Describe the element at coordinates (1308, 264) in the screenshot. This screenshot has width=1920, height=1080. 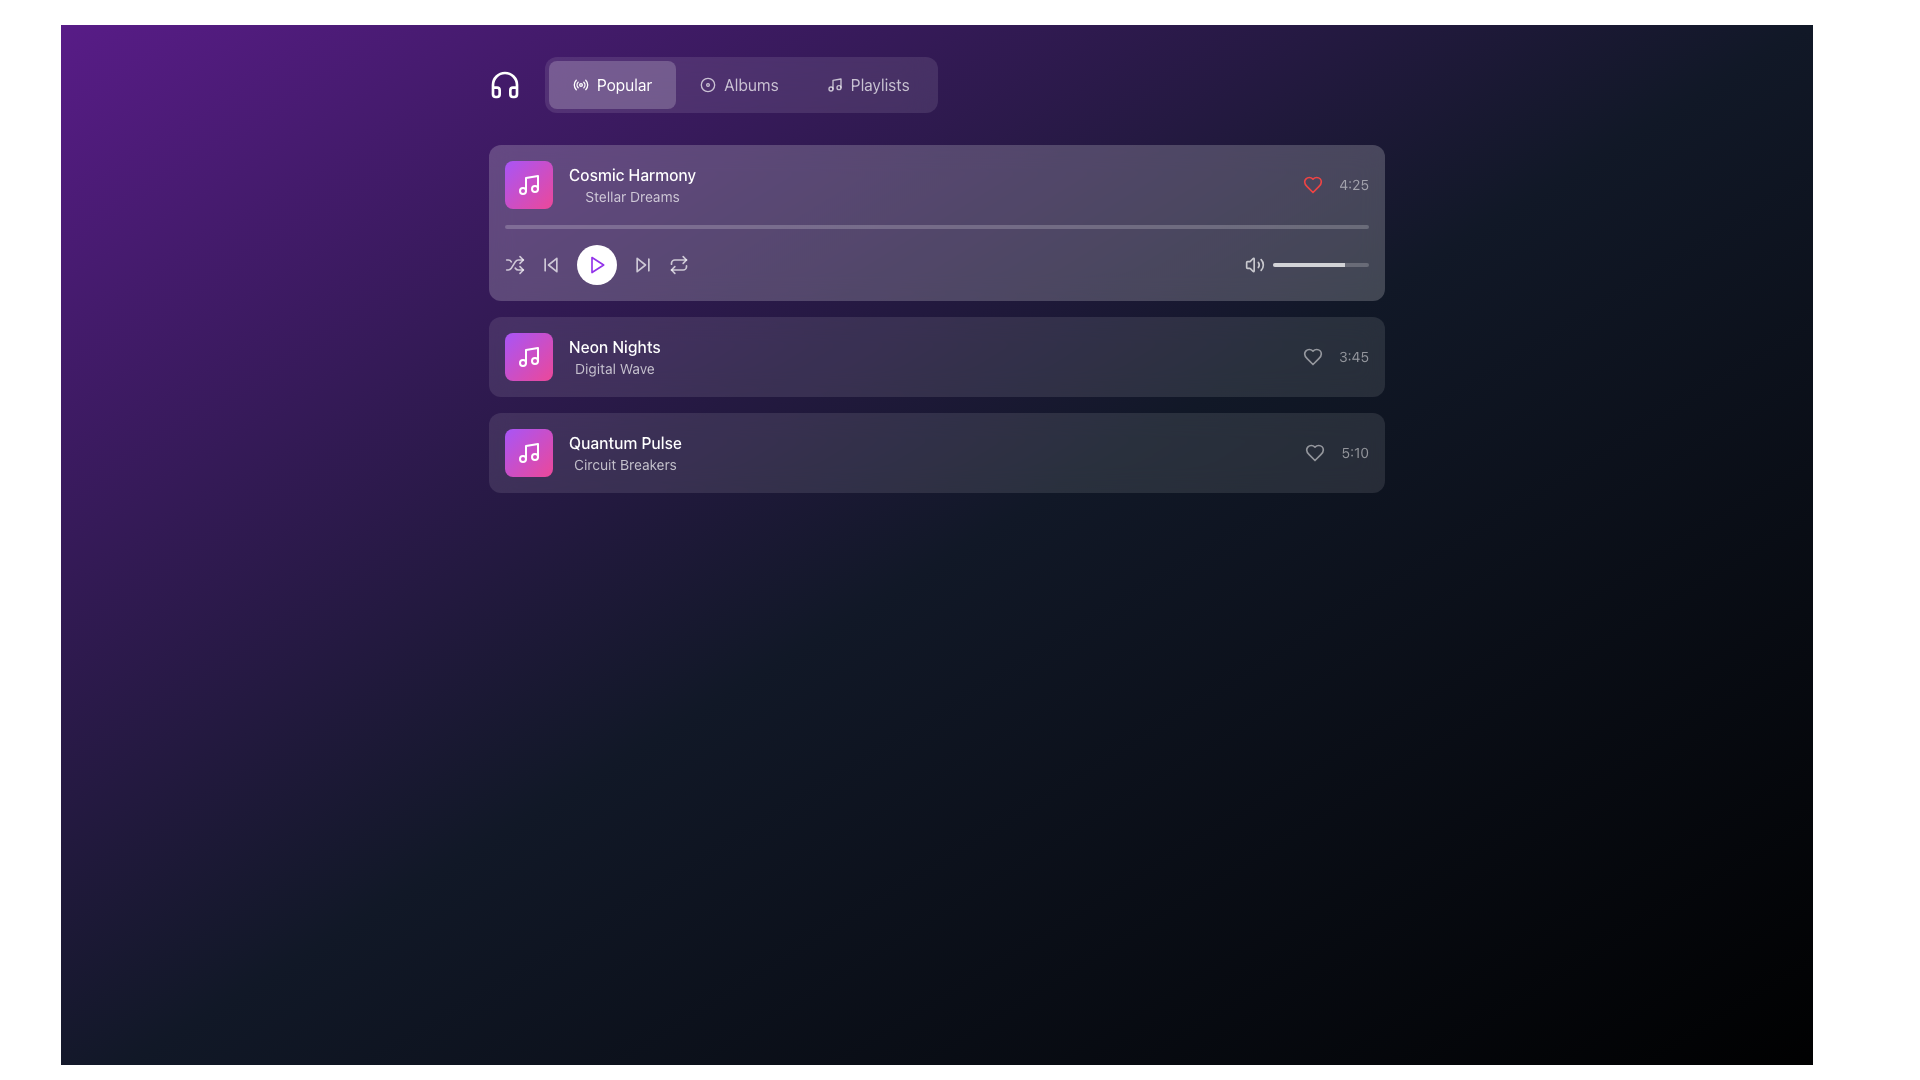
I see `volume` at that location.